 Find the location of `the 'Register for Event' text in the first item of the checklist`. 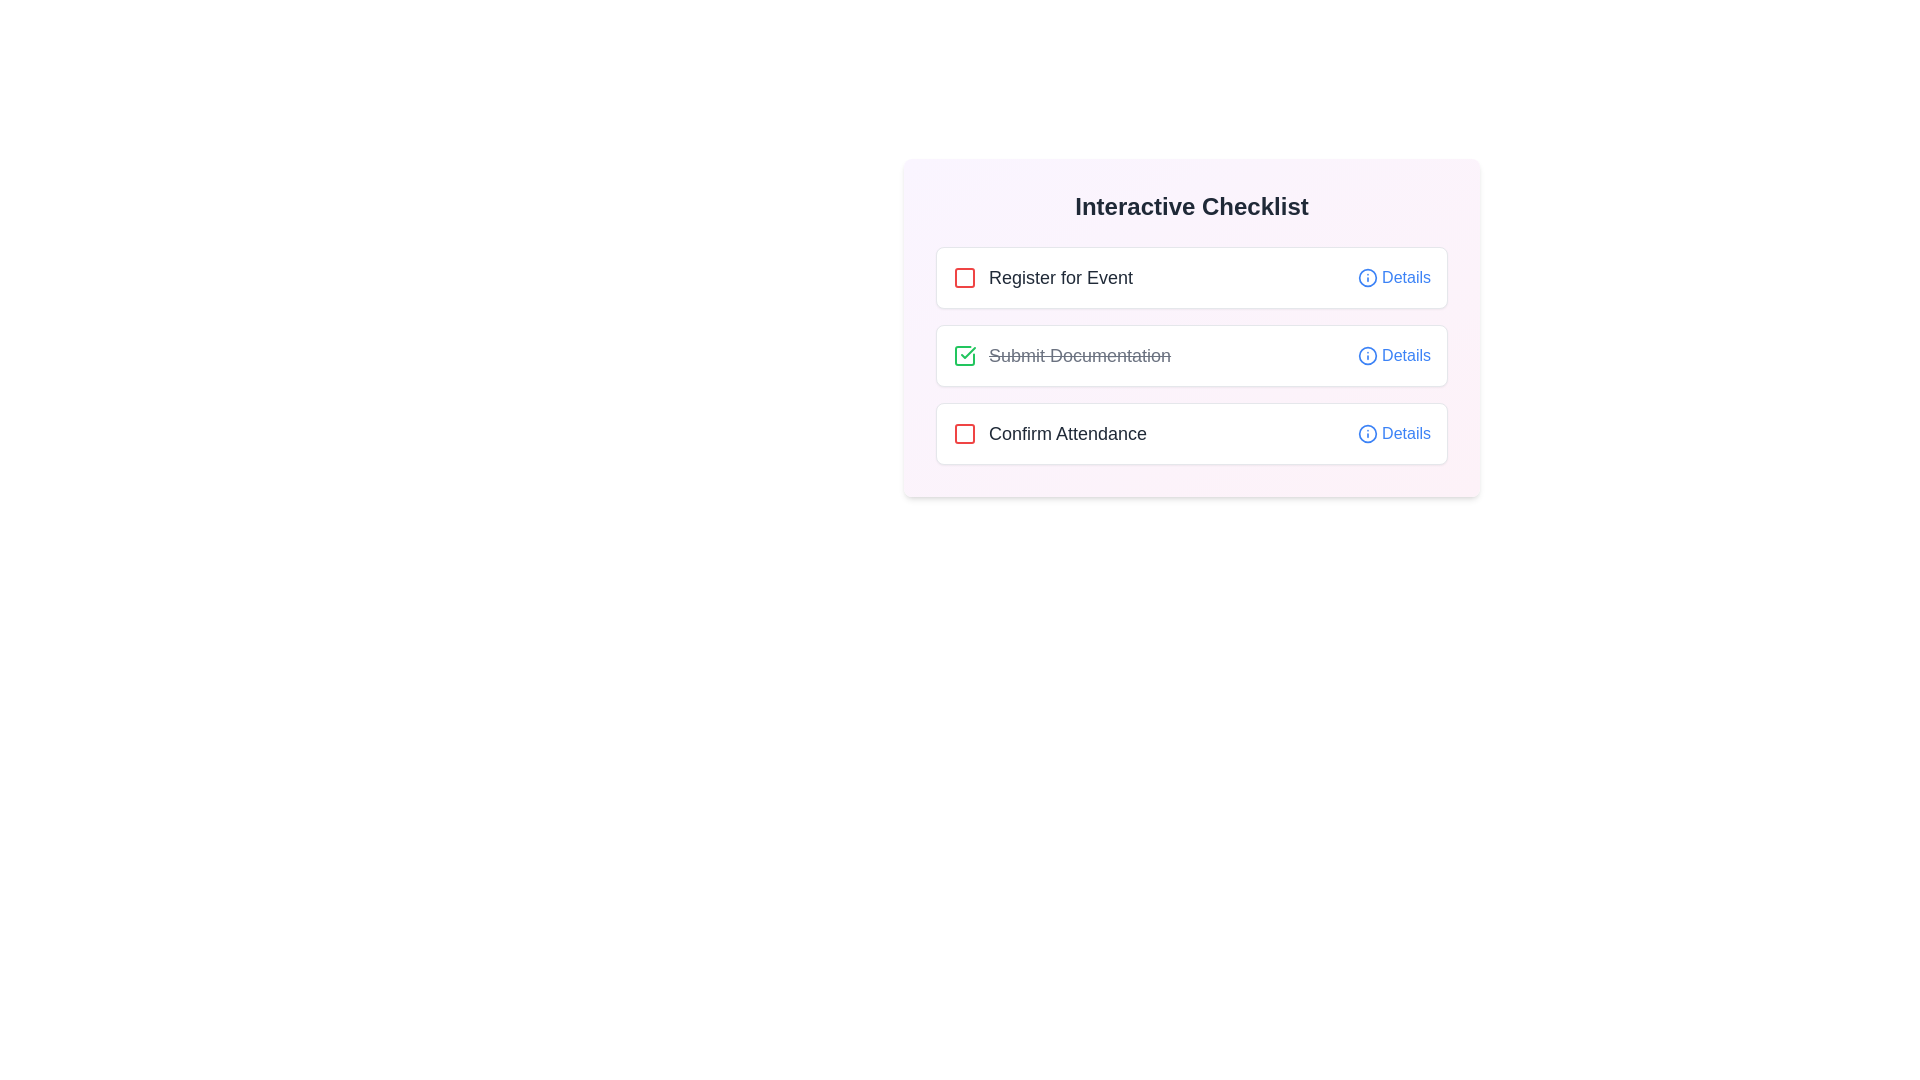

the 'Register for Event' text in the first item of the checklist is located at coordinates (1041, 277).